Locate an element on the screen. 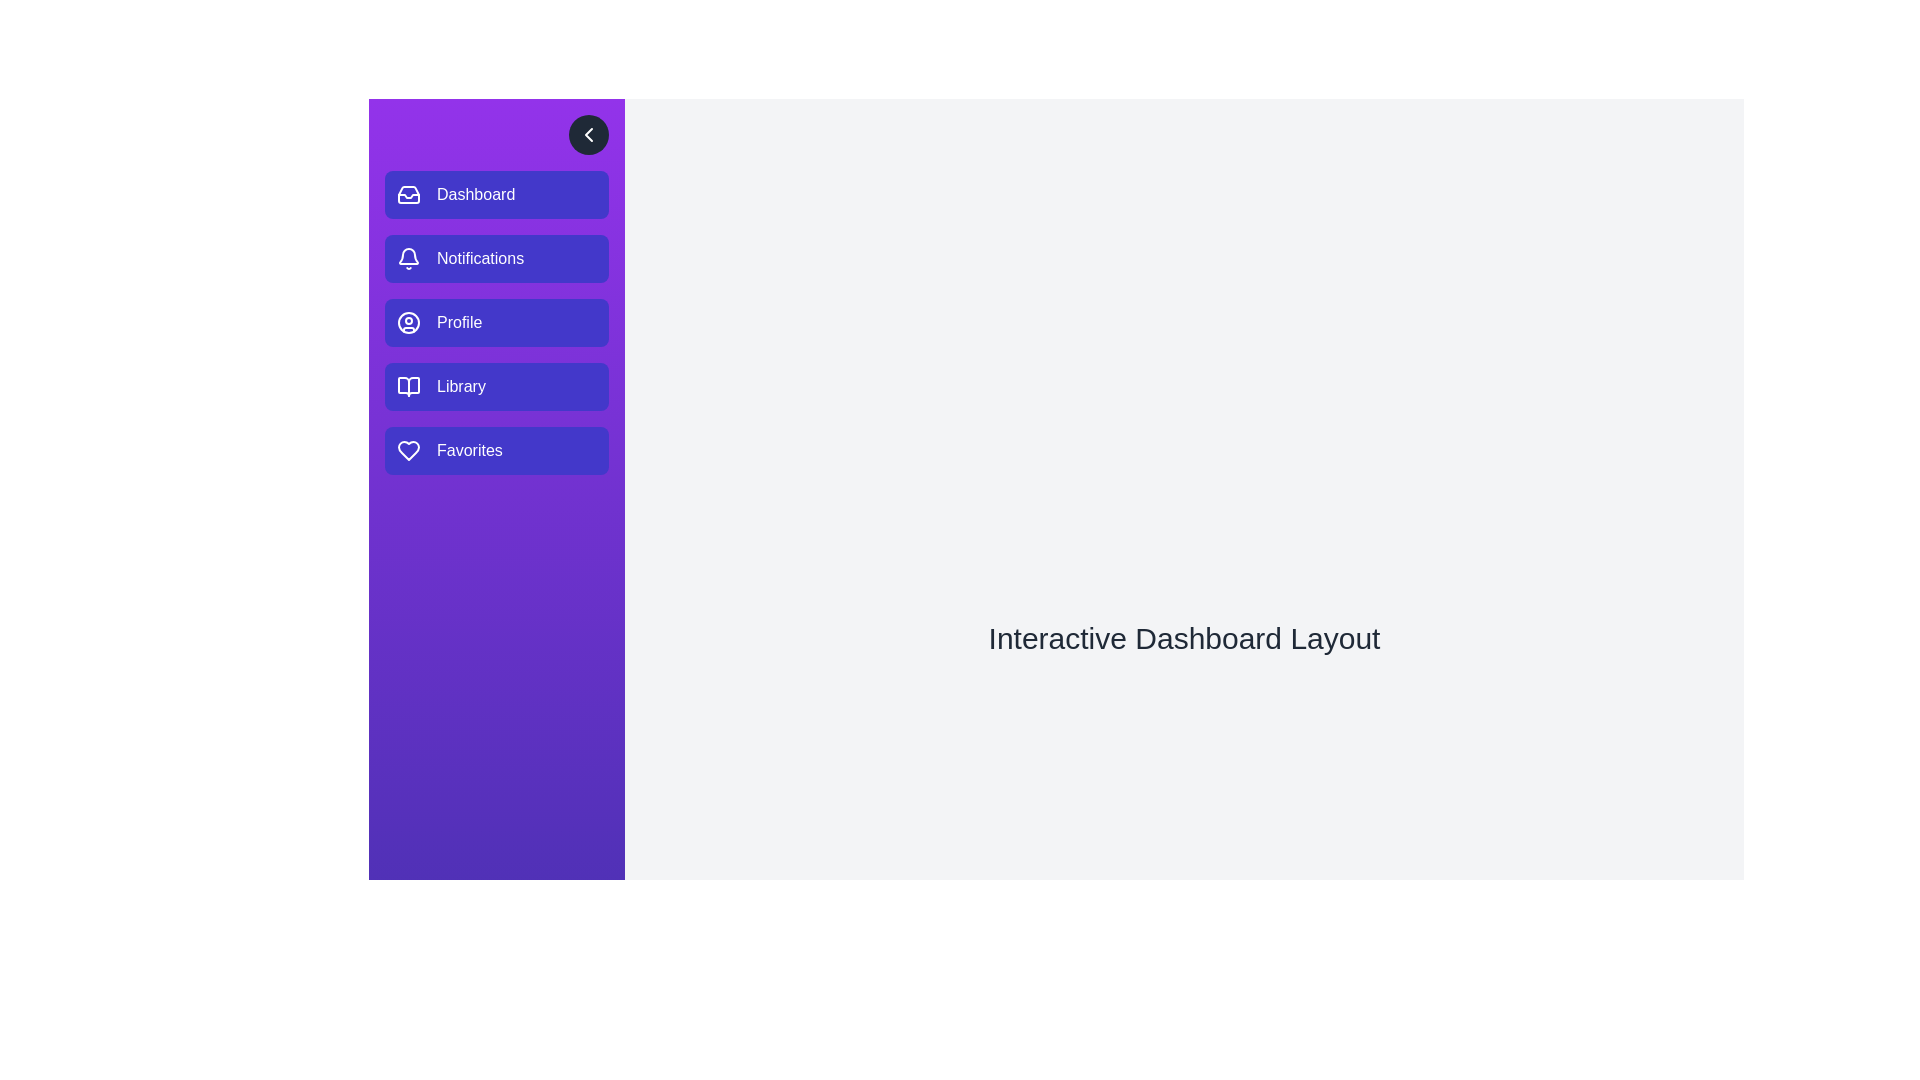 Image resolution: width=1920 pixels, height=1080 pixels. the menu item labeled Profile is located at coordinates (497, 322).